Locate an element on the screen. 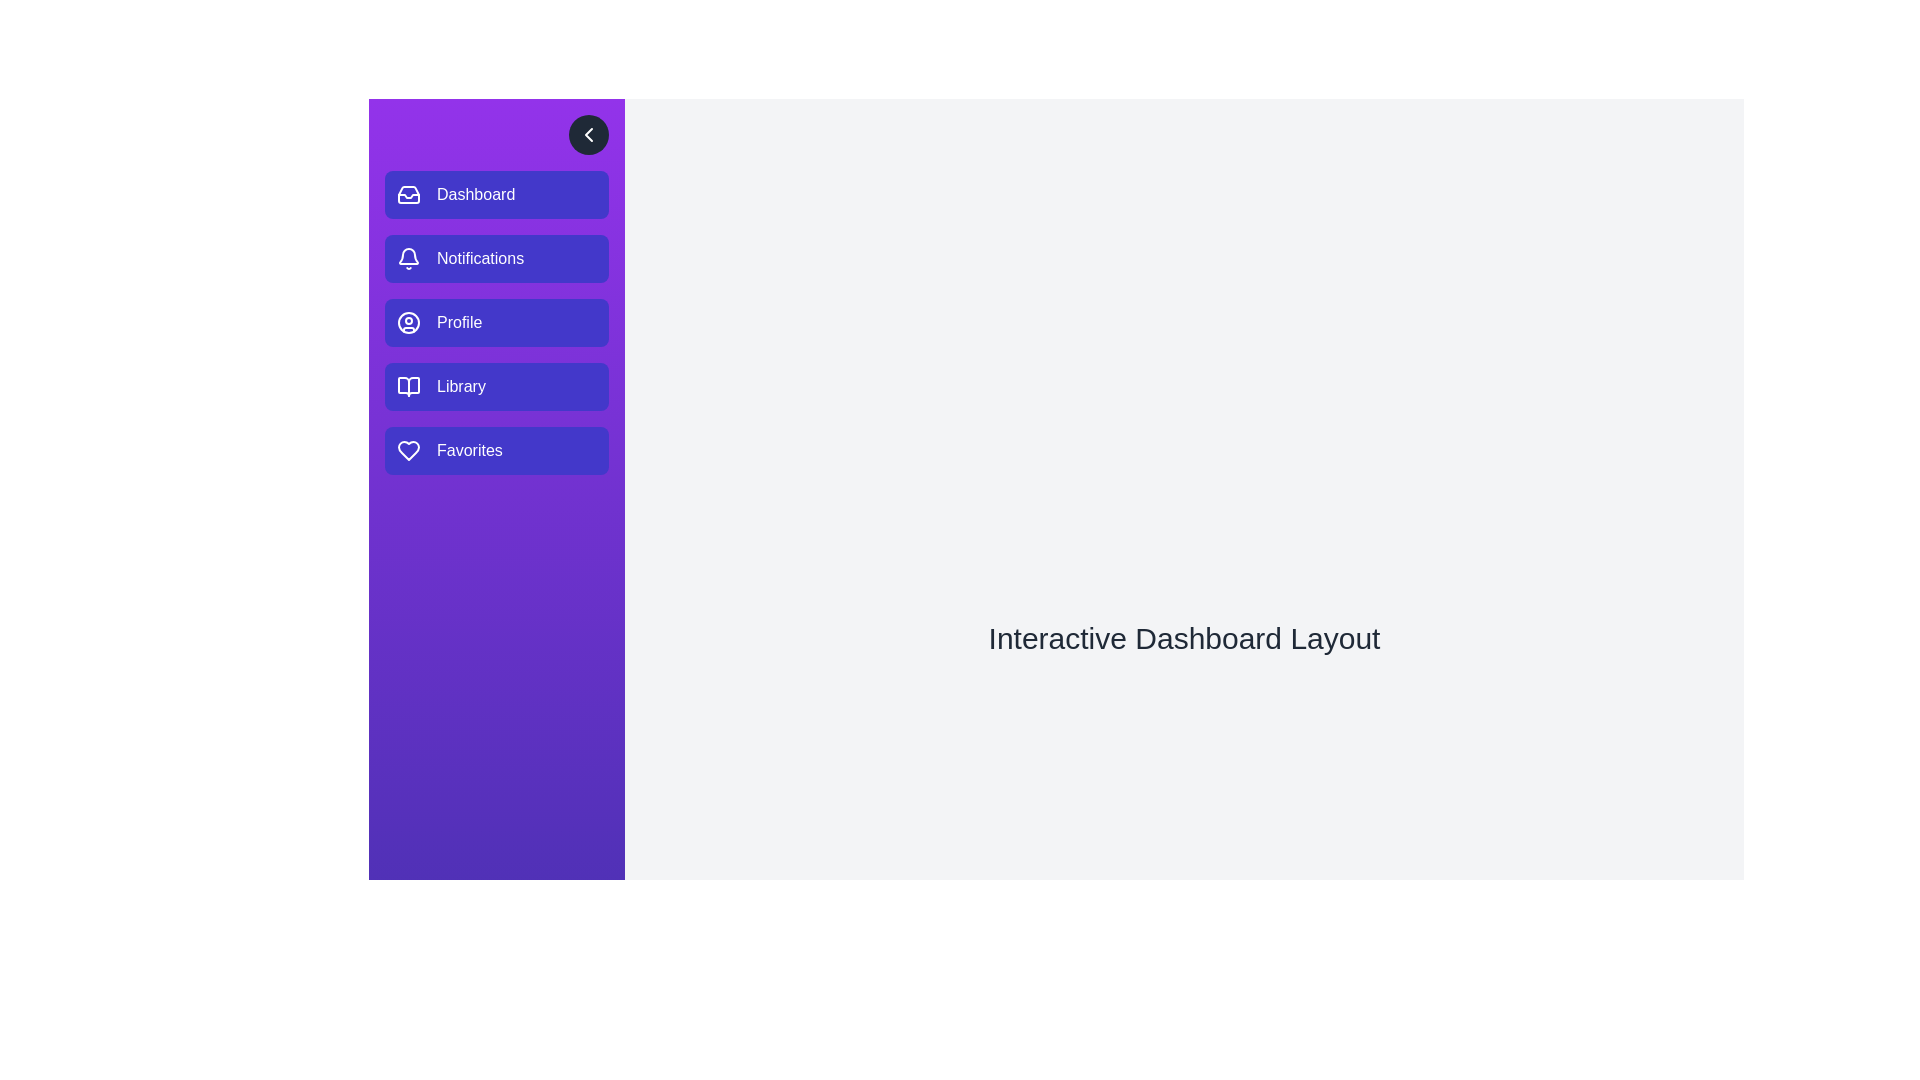 Image resolution: width=1920 pixels, height=1080 pixels. the menu item labeled Profile is located at coordinates (497, 322).